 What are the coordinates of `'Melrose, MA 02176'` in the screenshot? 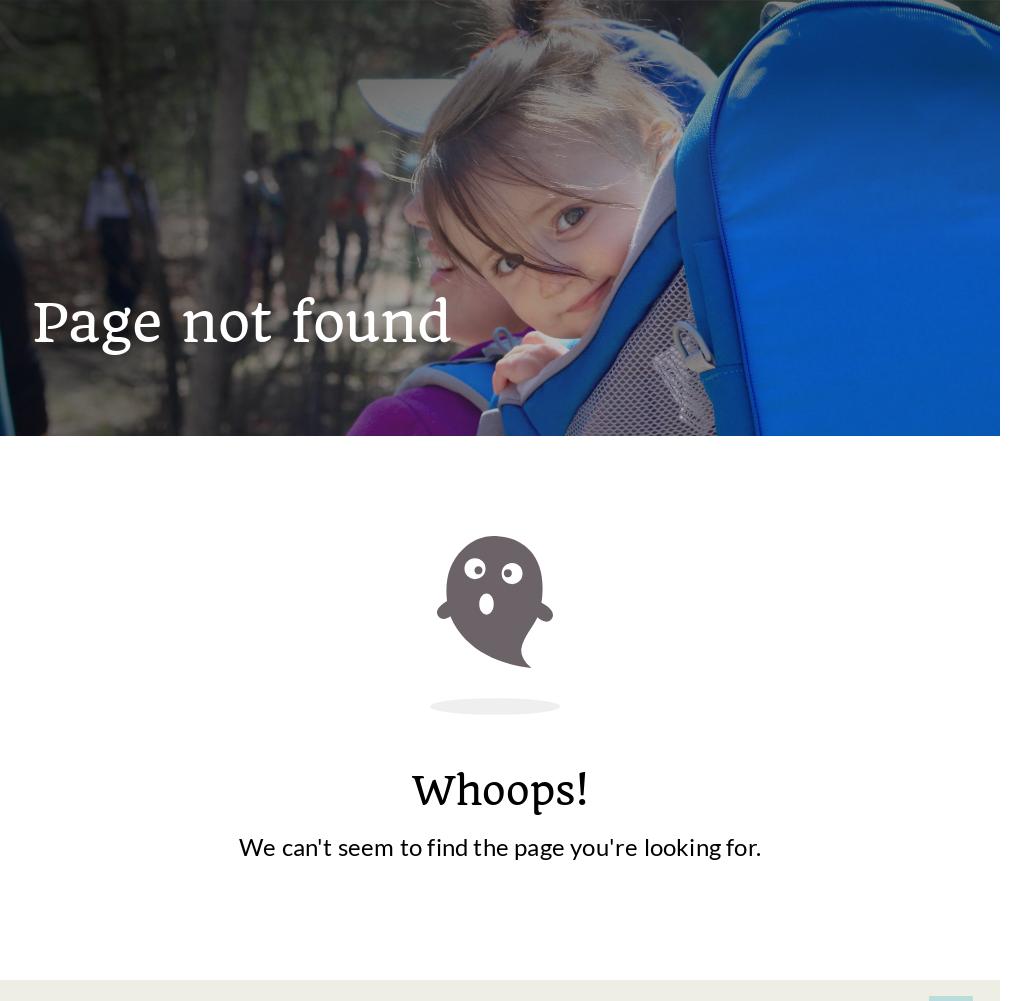 It's located at (528, 670).